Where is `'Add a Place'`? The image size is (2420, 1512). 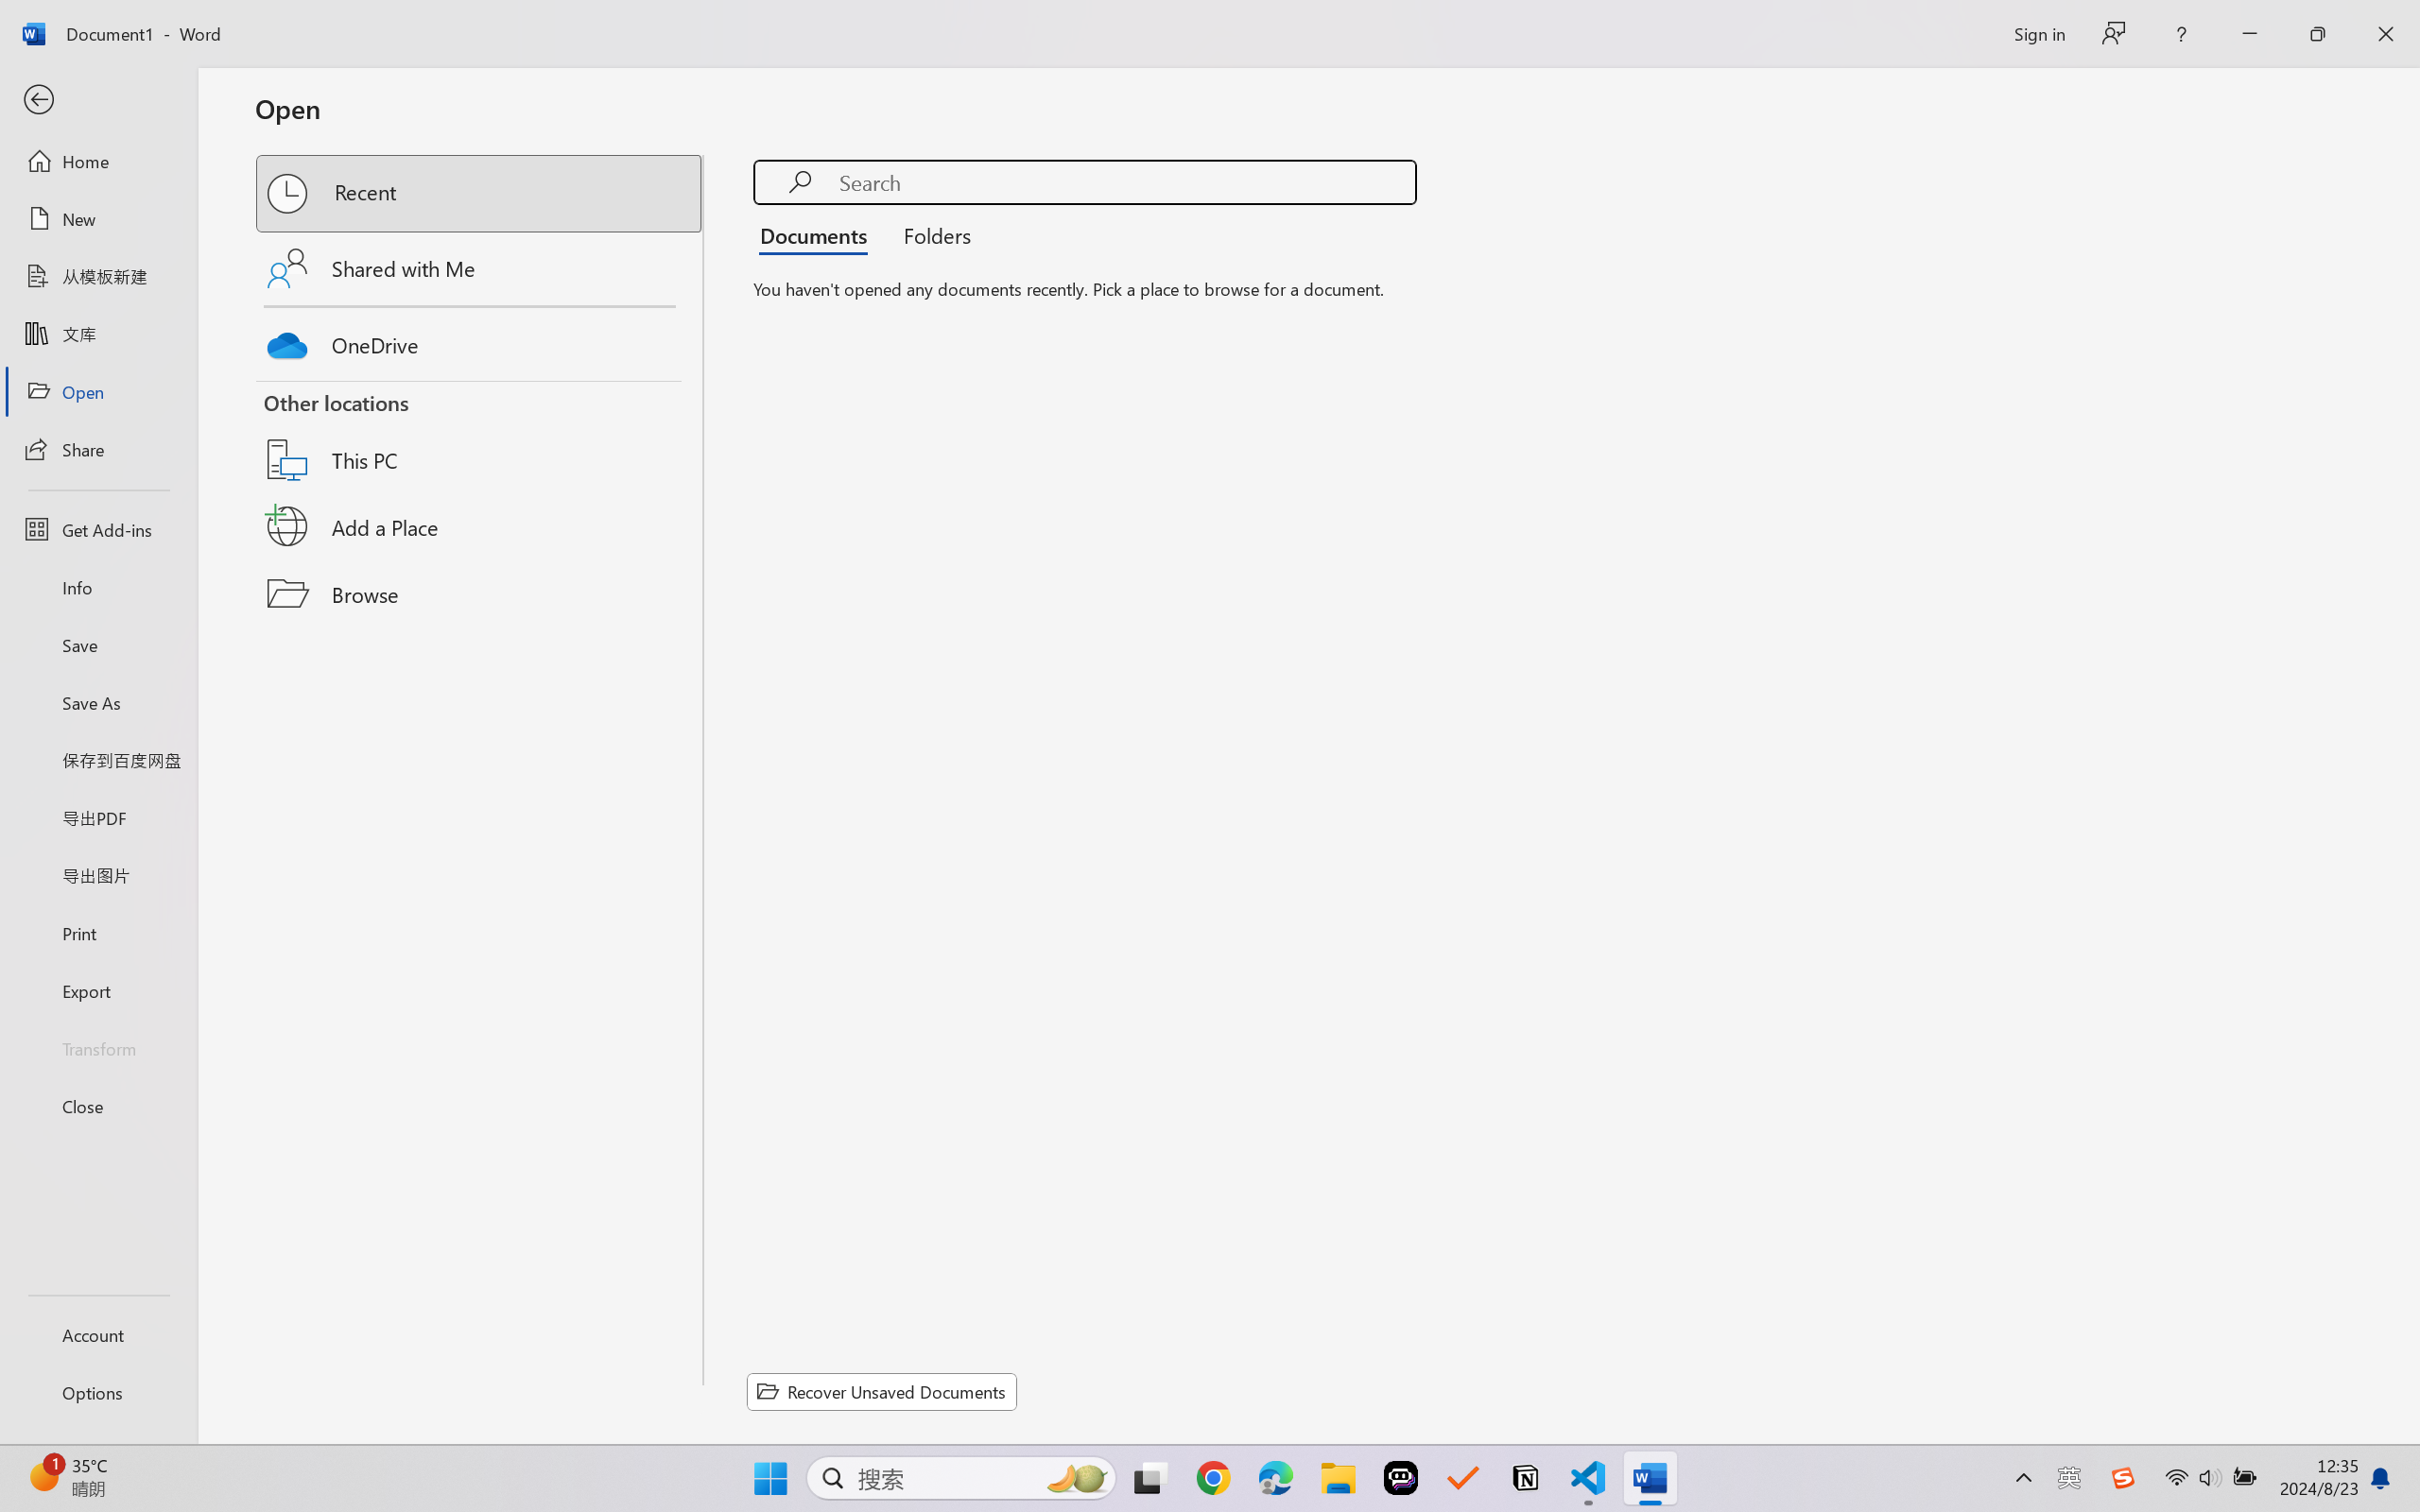 'Add a Place' is located at coordinates (480, 525).